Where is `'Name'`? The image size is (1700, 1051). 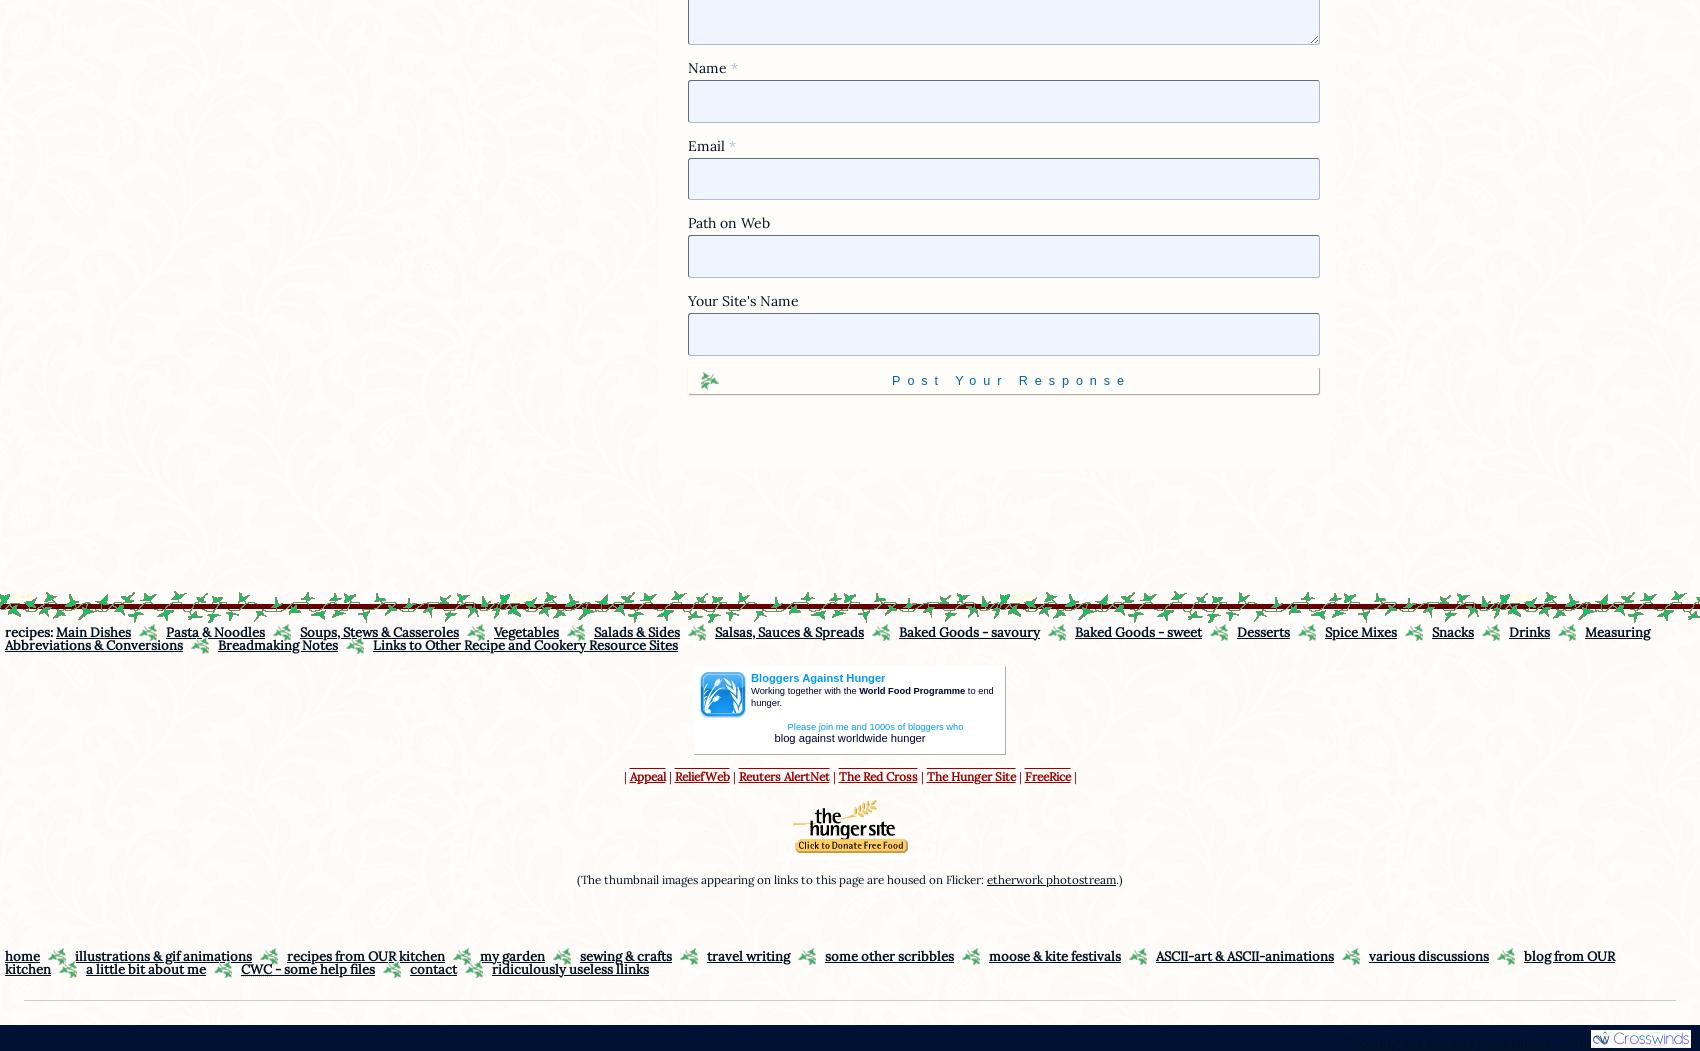 'Name' is located at coordinates (708, 66).